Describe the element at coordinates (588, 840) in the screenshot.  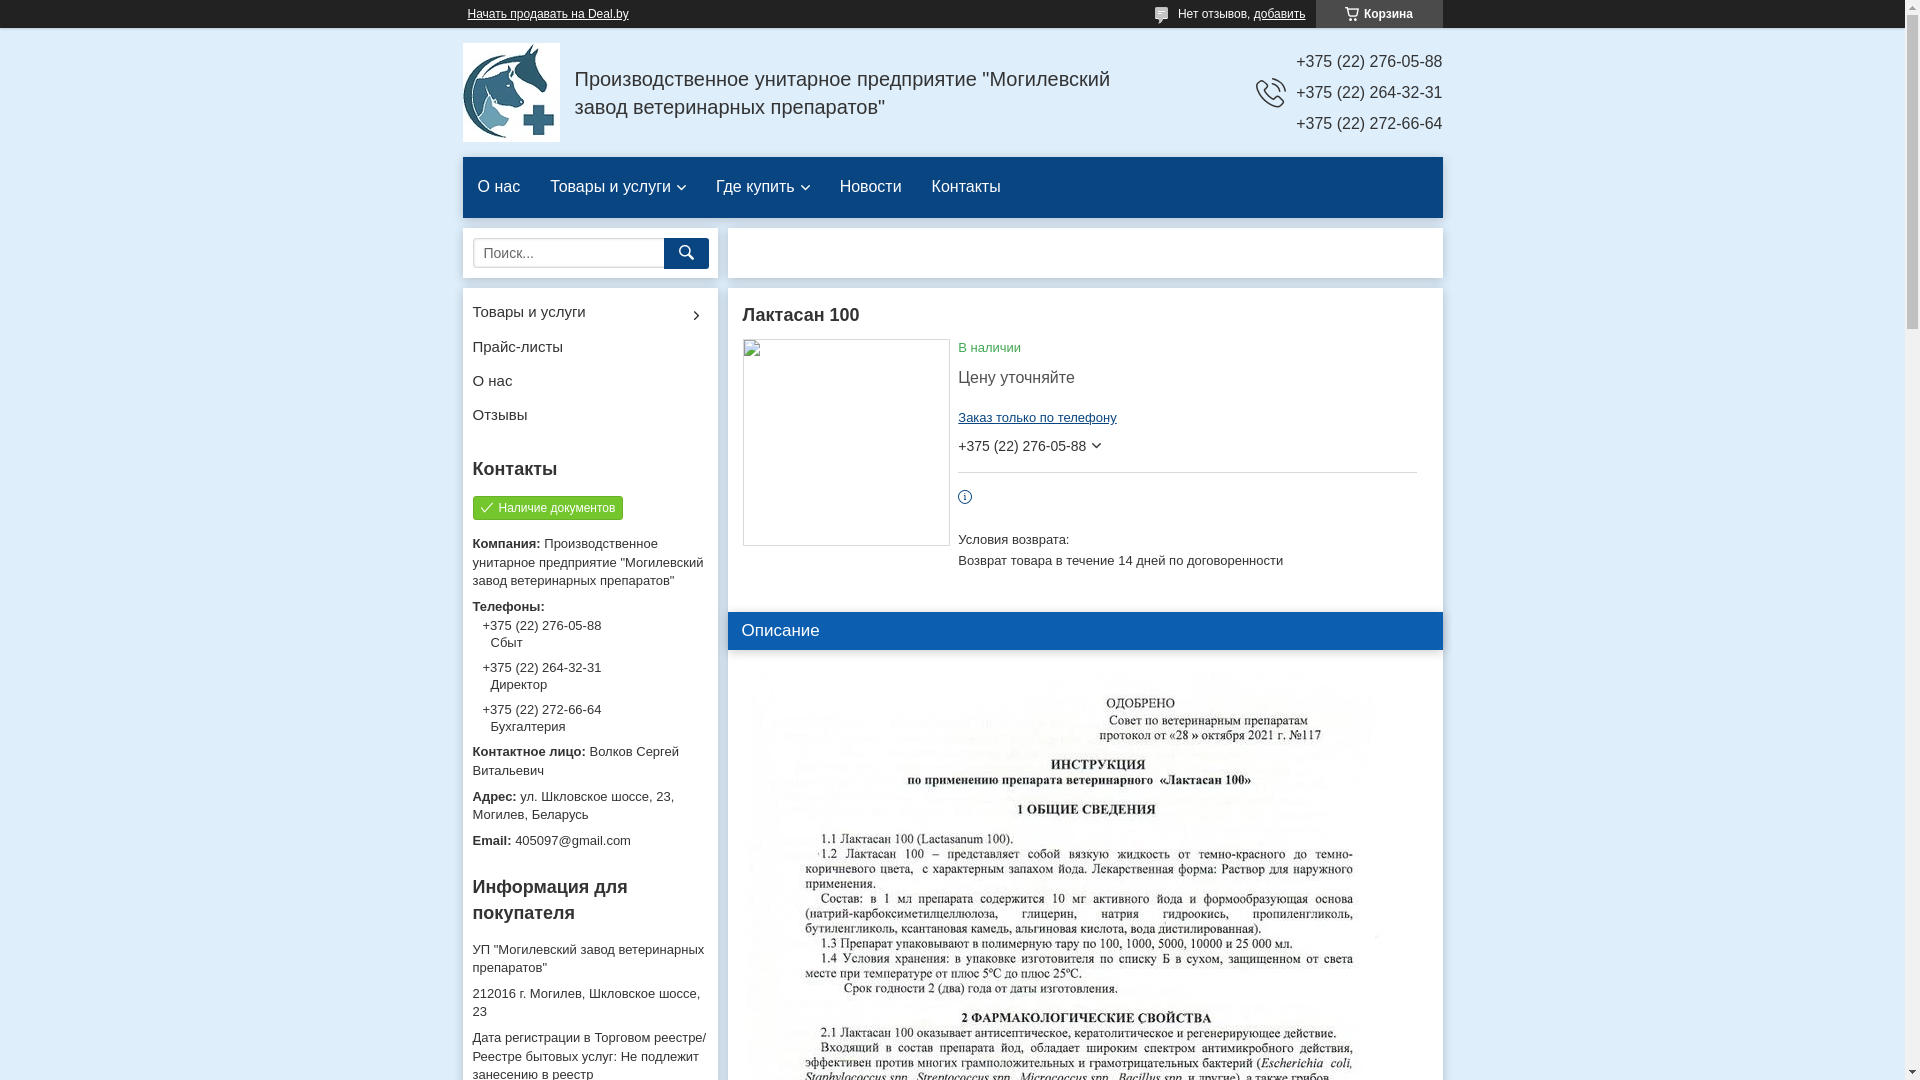
I see `'405097@gmail.com'` at that location.